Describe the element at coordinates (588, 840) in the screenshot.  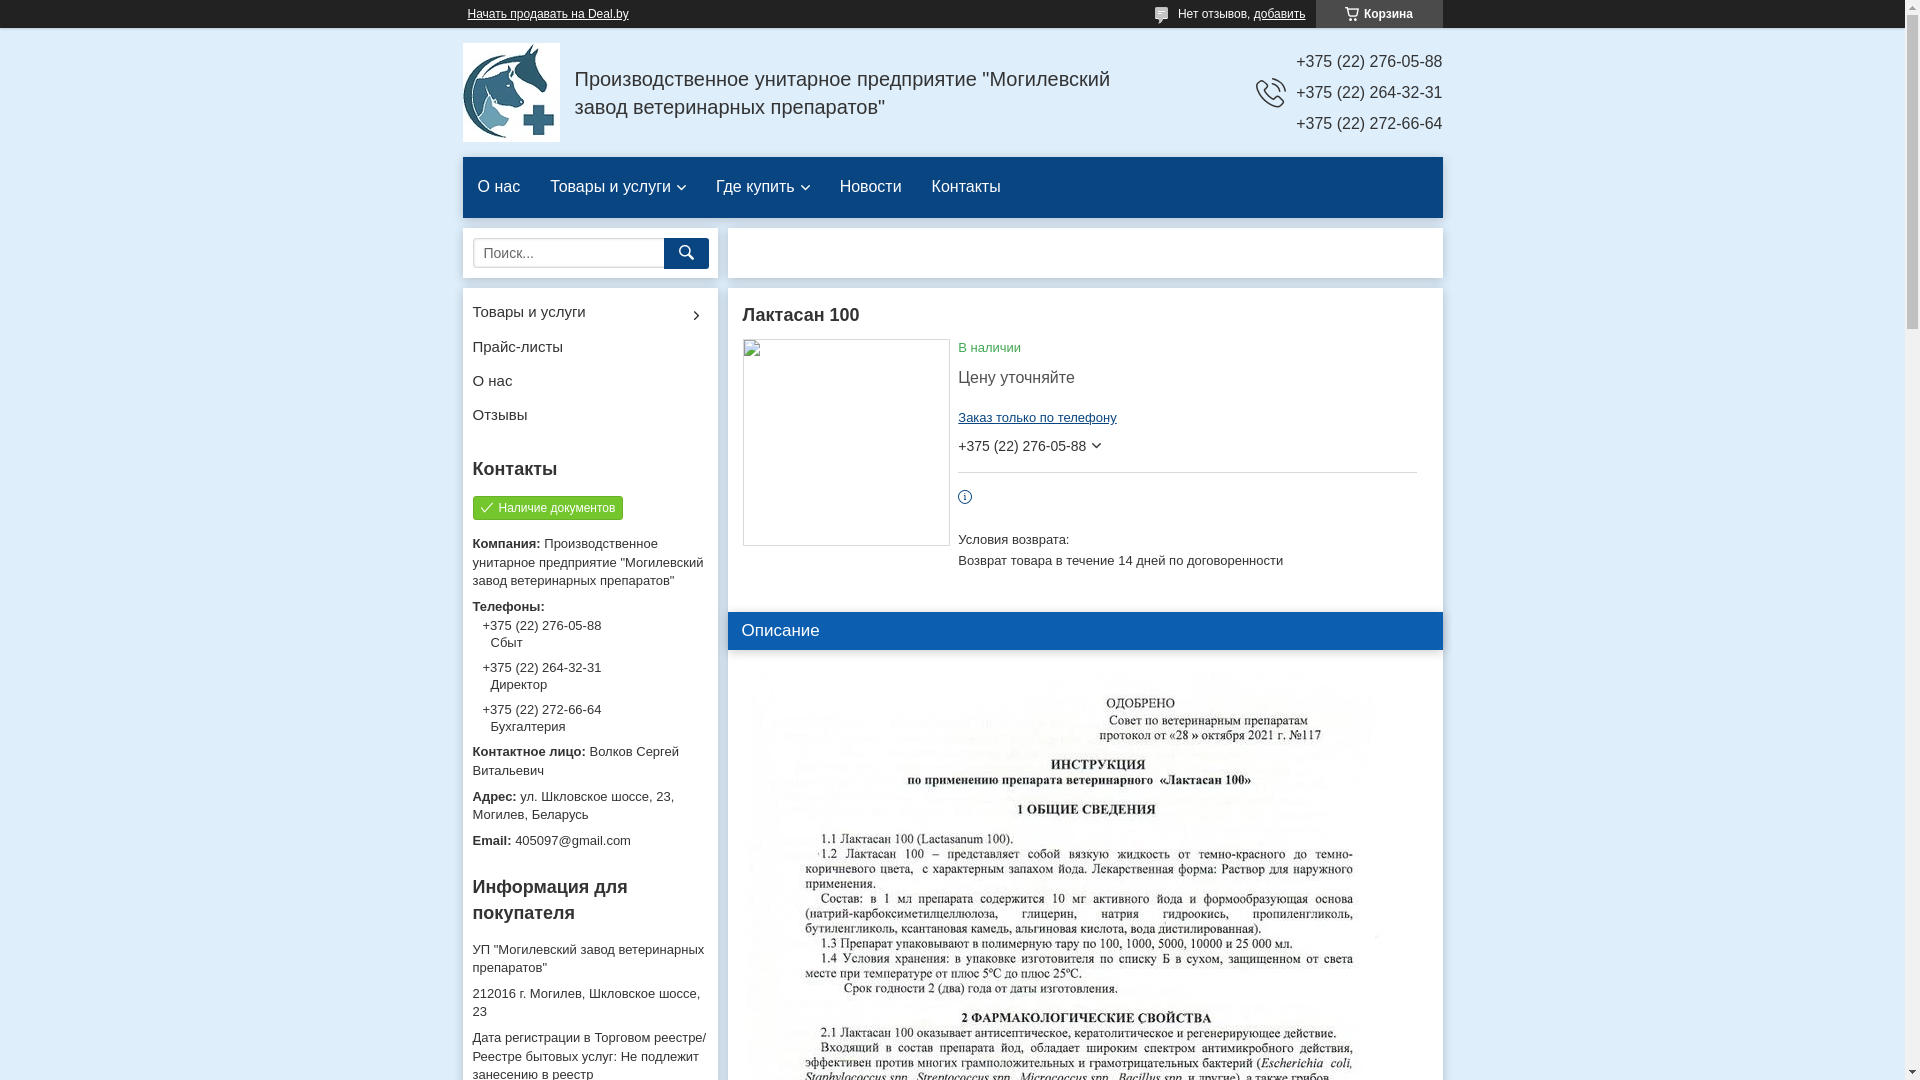
I see `'405097@gmail.com'` at that location.